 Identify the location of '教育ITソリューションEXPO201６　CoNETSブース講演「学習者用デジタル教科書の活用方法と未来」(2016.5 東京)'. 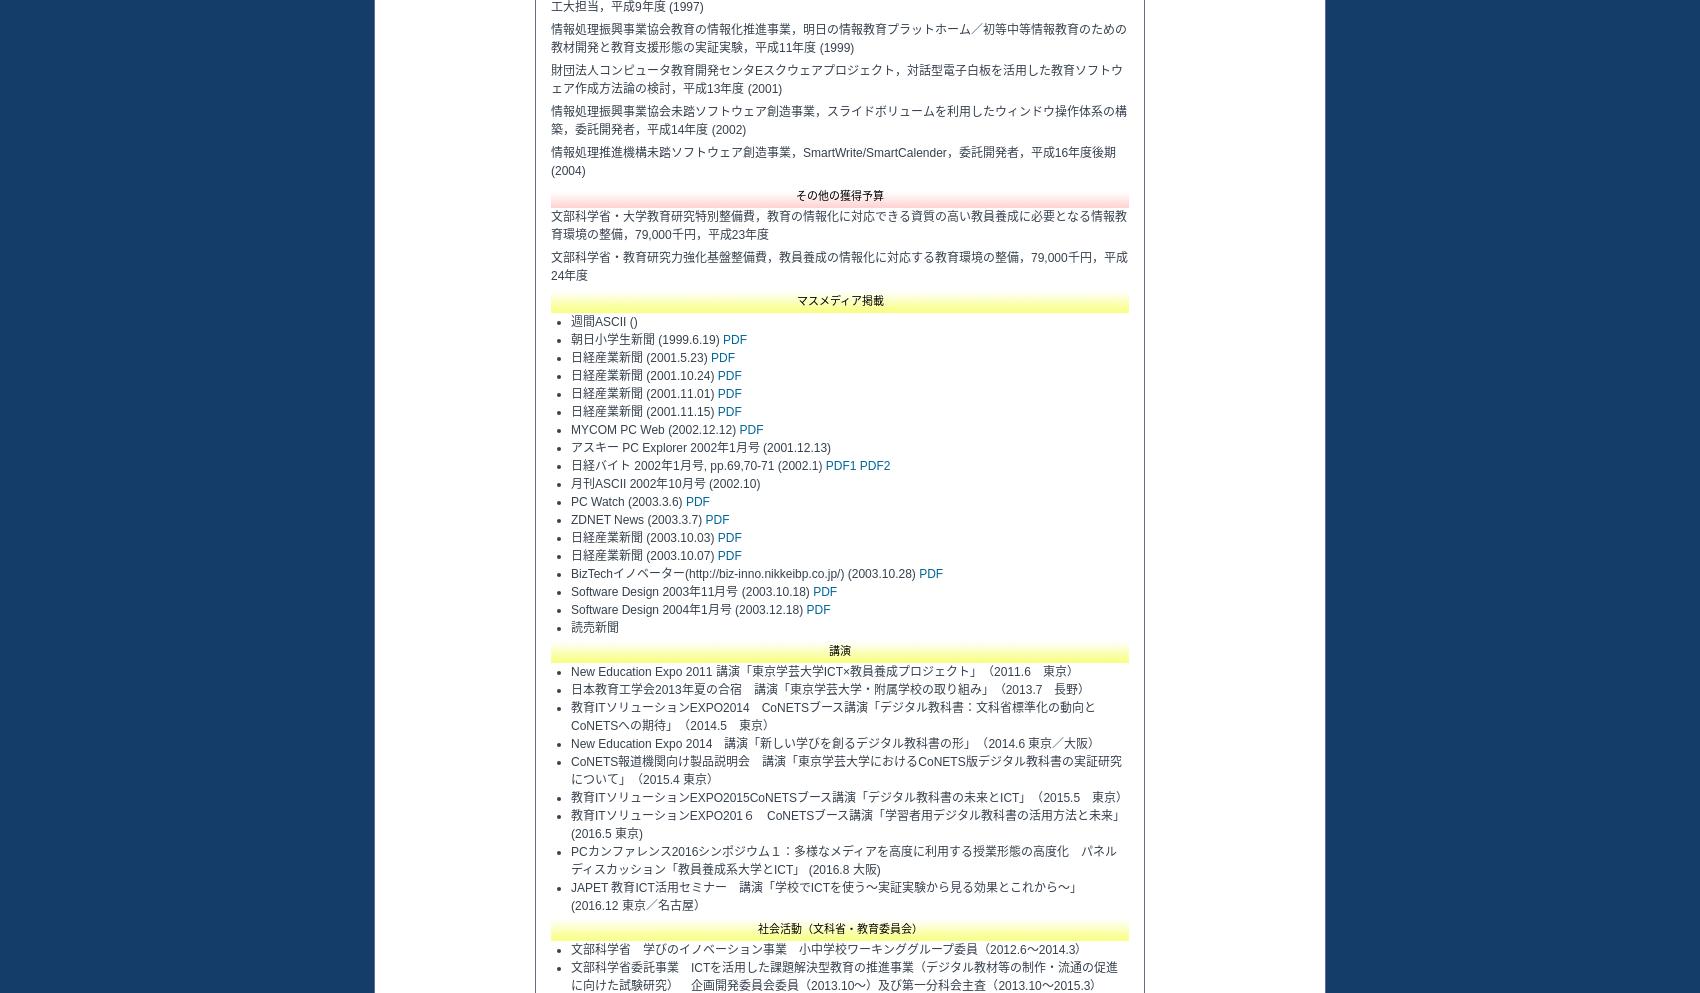
(846, 824).